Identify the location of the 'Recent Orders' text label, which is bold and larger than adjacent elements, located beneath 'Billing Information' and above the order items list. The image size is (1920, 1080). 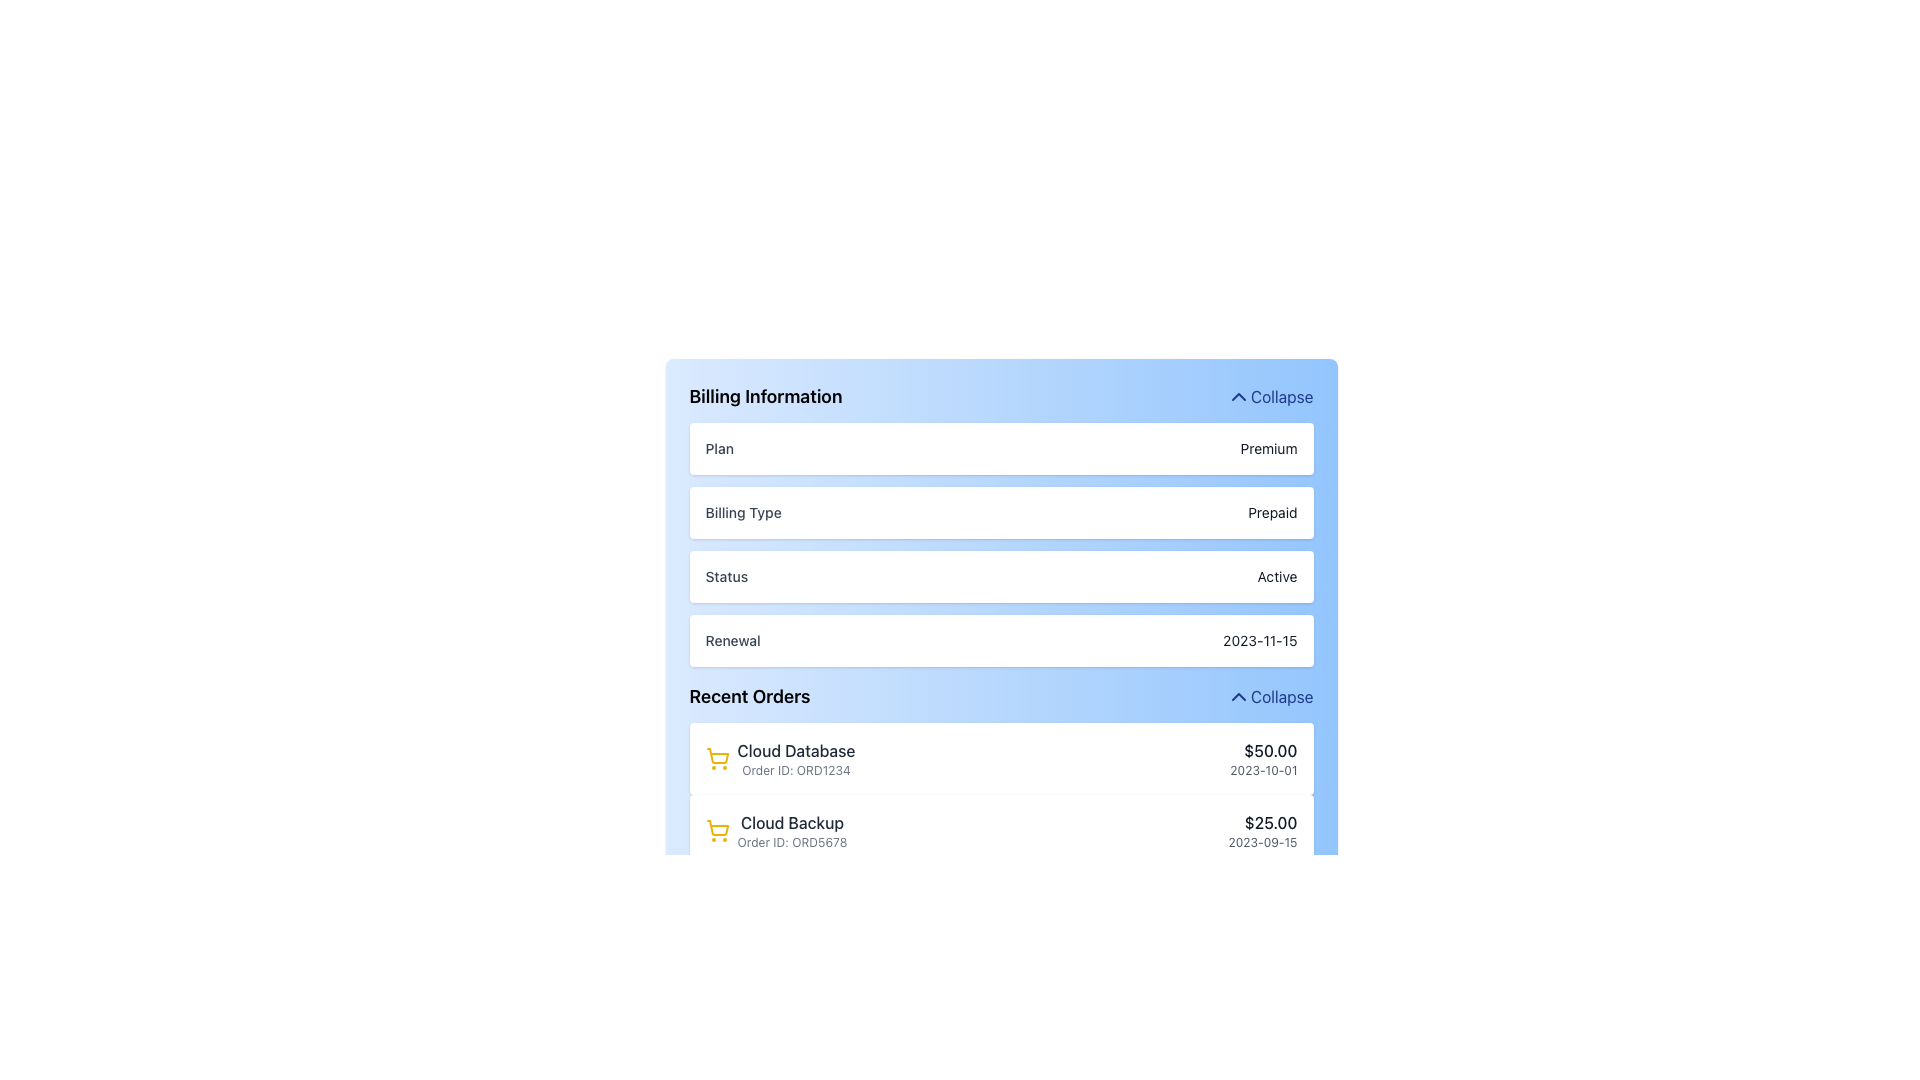
(748, 696).